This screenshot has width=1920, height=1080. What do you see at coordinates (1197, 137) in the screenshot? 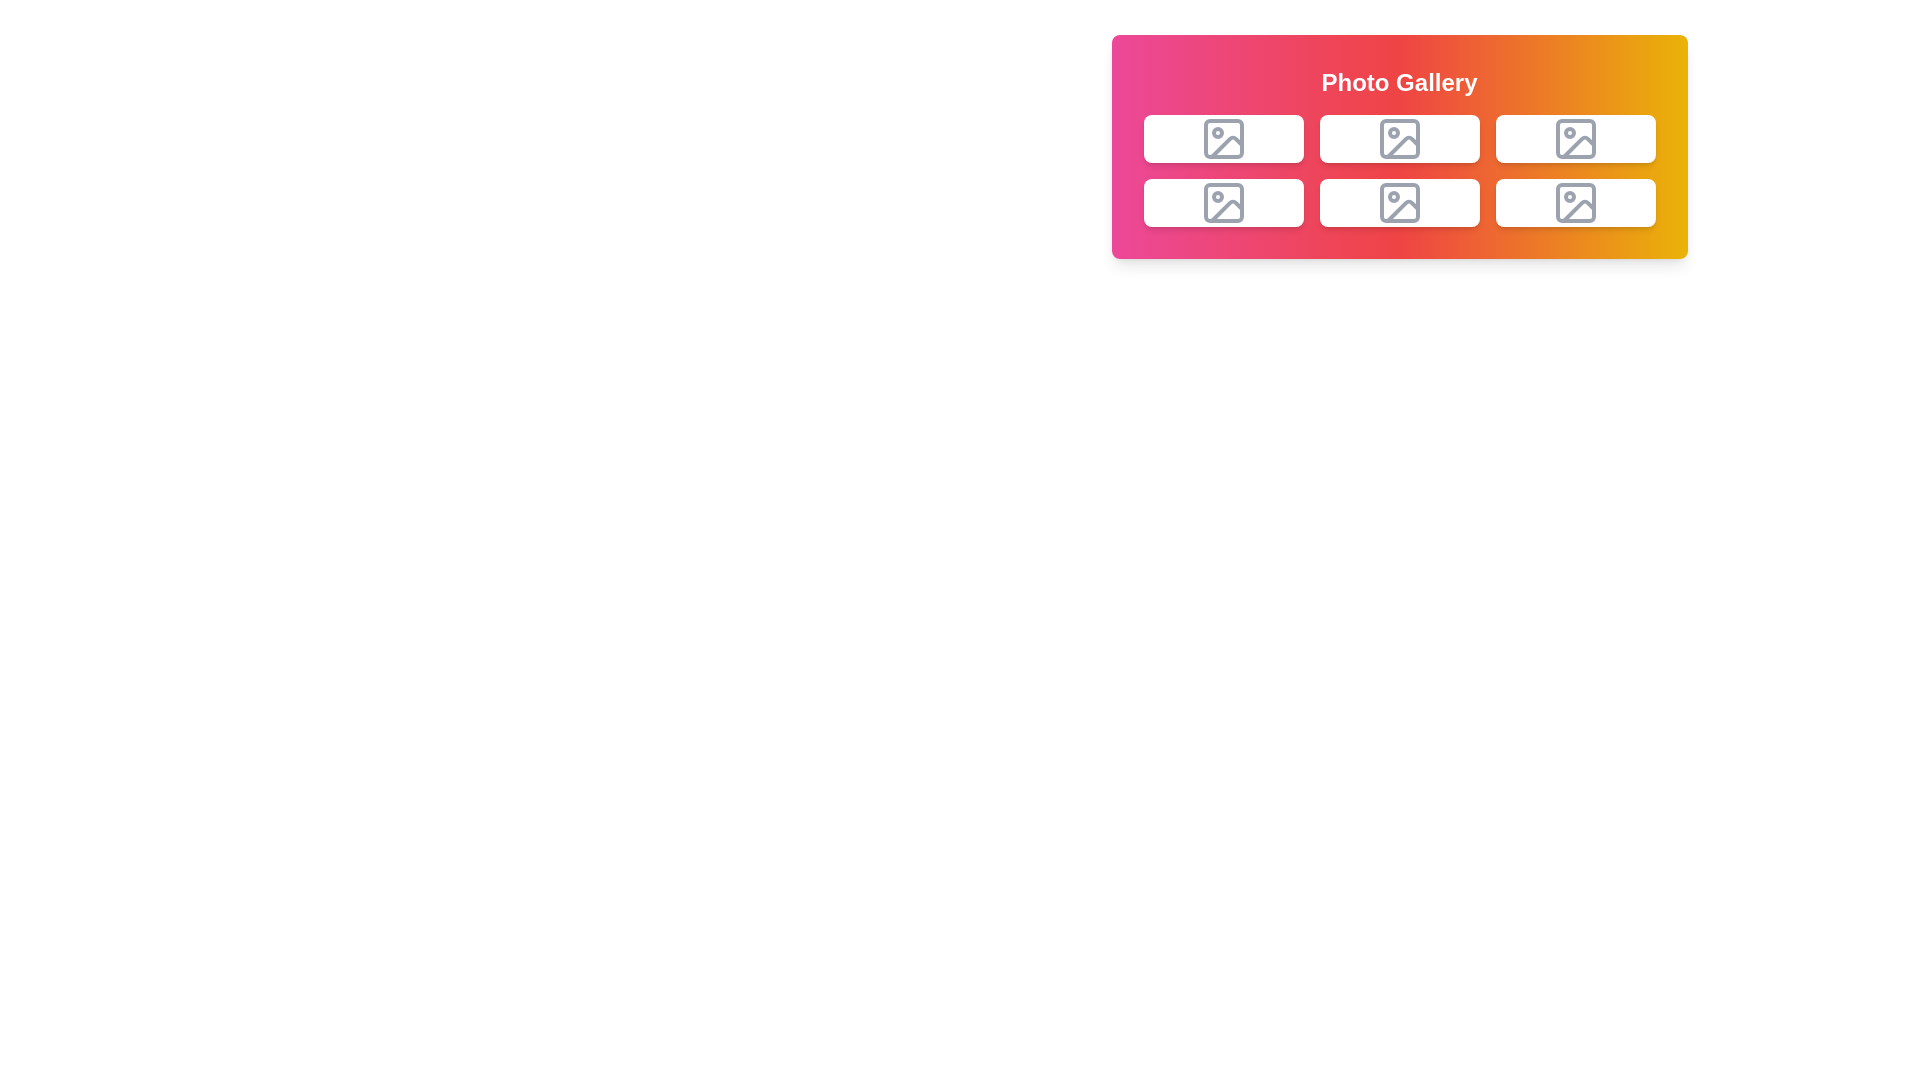
I see `the first interactive circular button` at bounding box center [1197, 137].